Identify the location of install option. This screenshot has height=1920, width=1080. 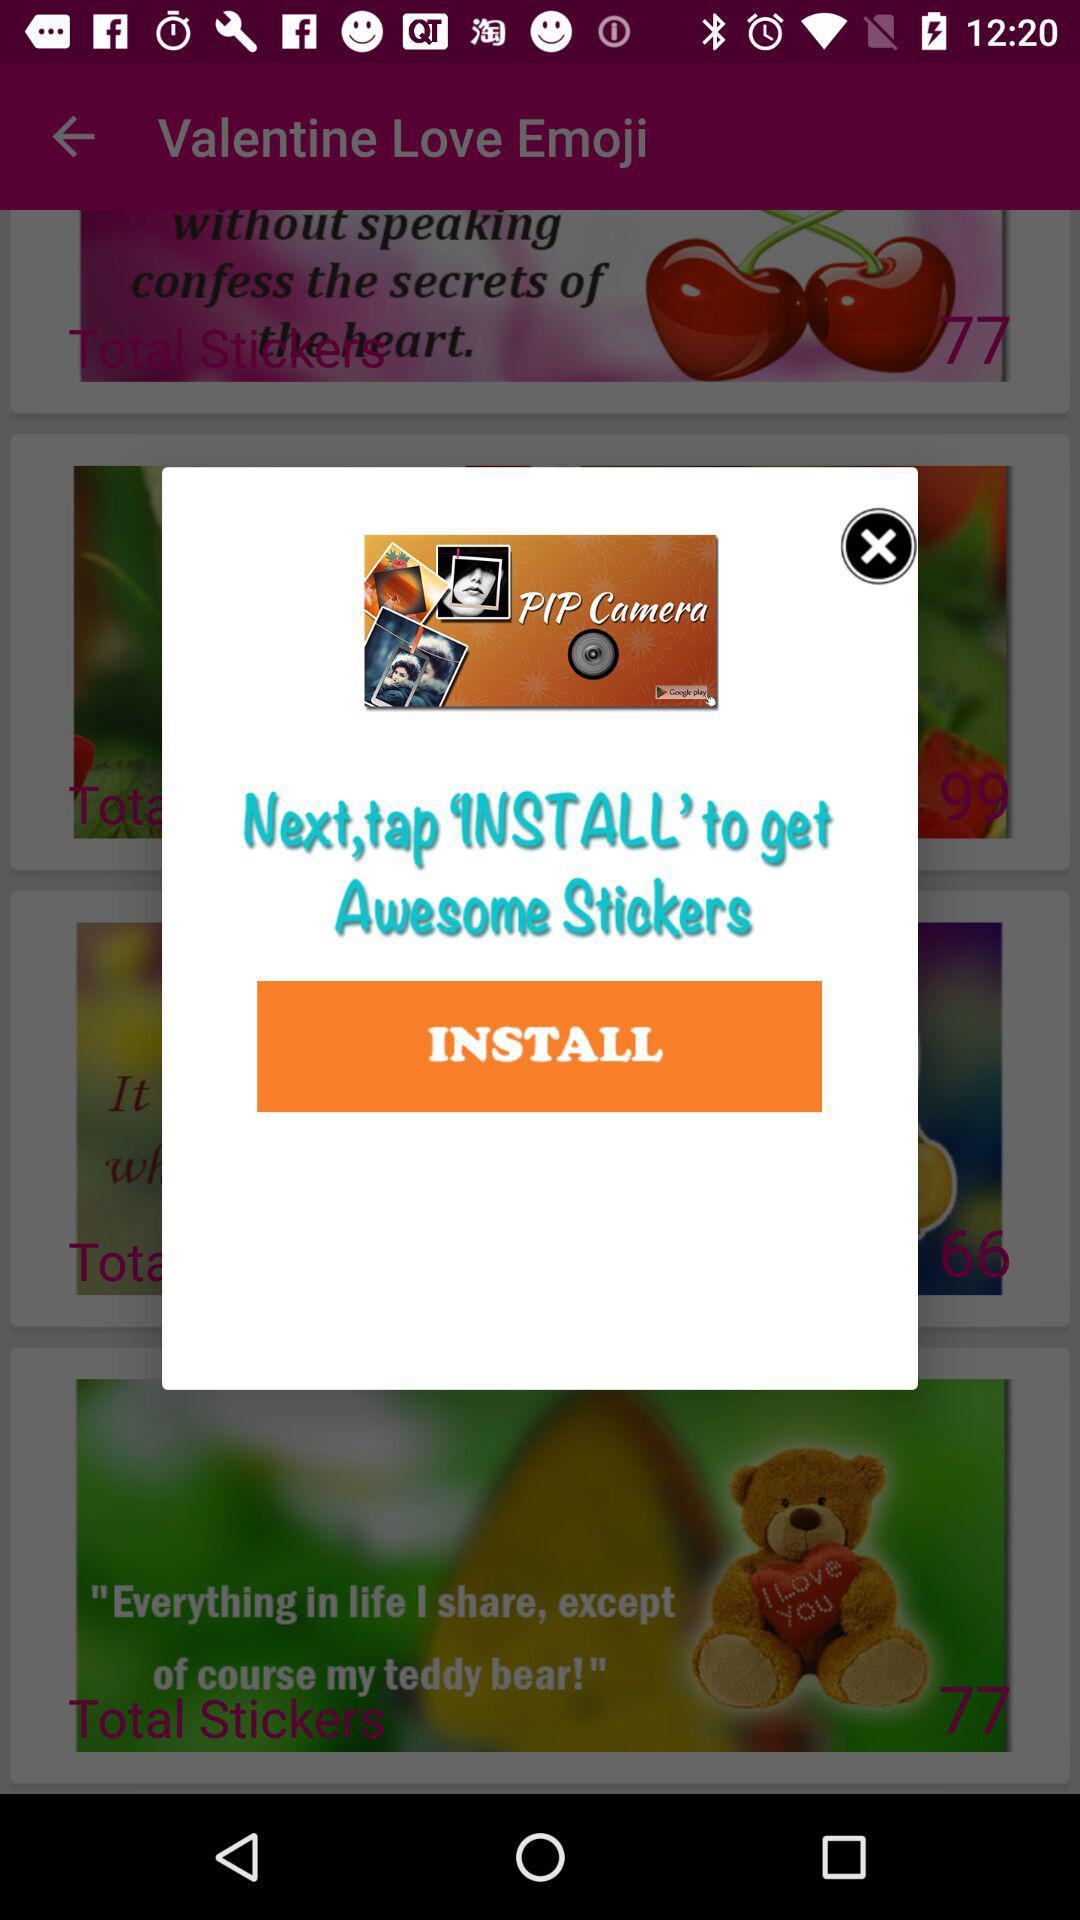
(538, 1045).